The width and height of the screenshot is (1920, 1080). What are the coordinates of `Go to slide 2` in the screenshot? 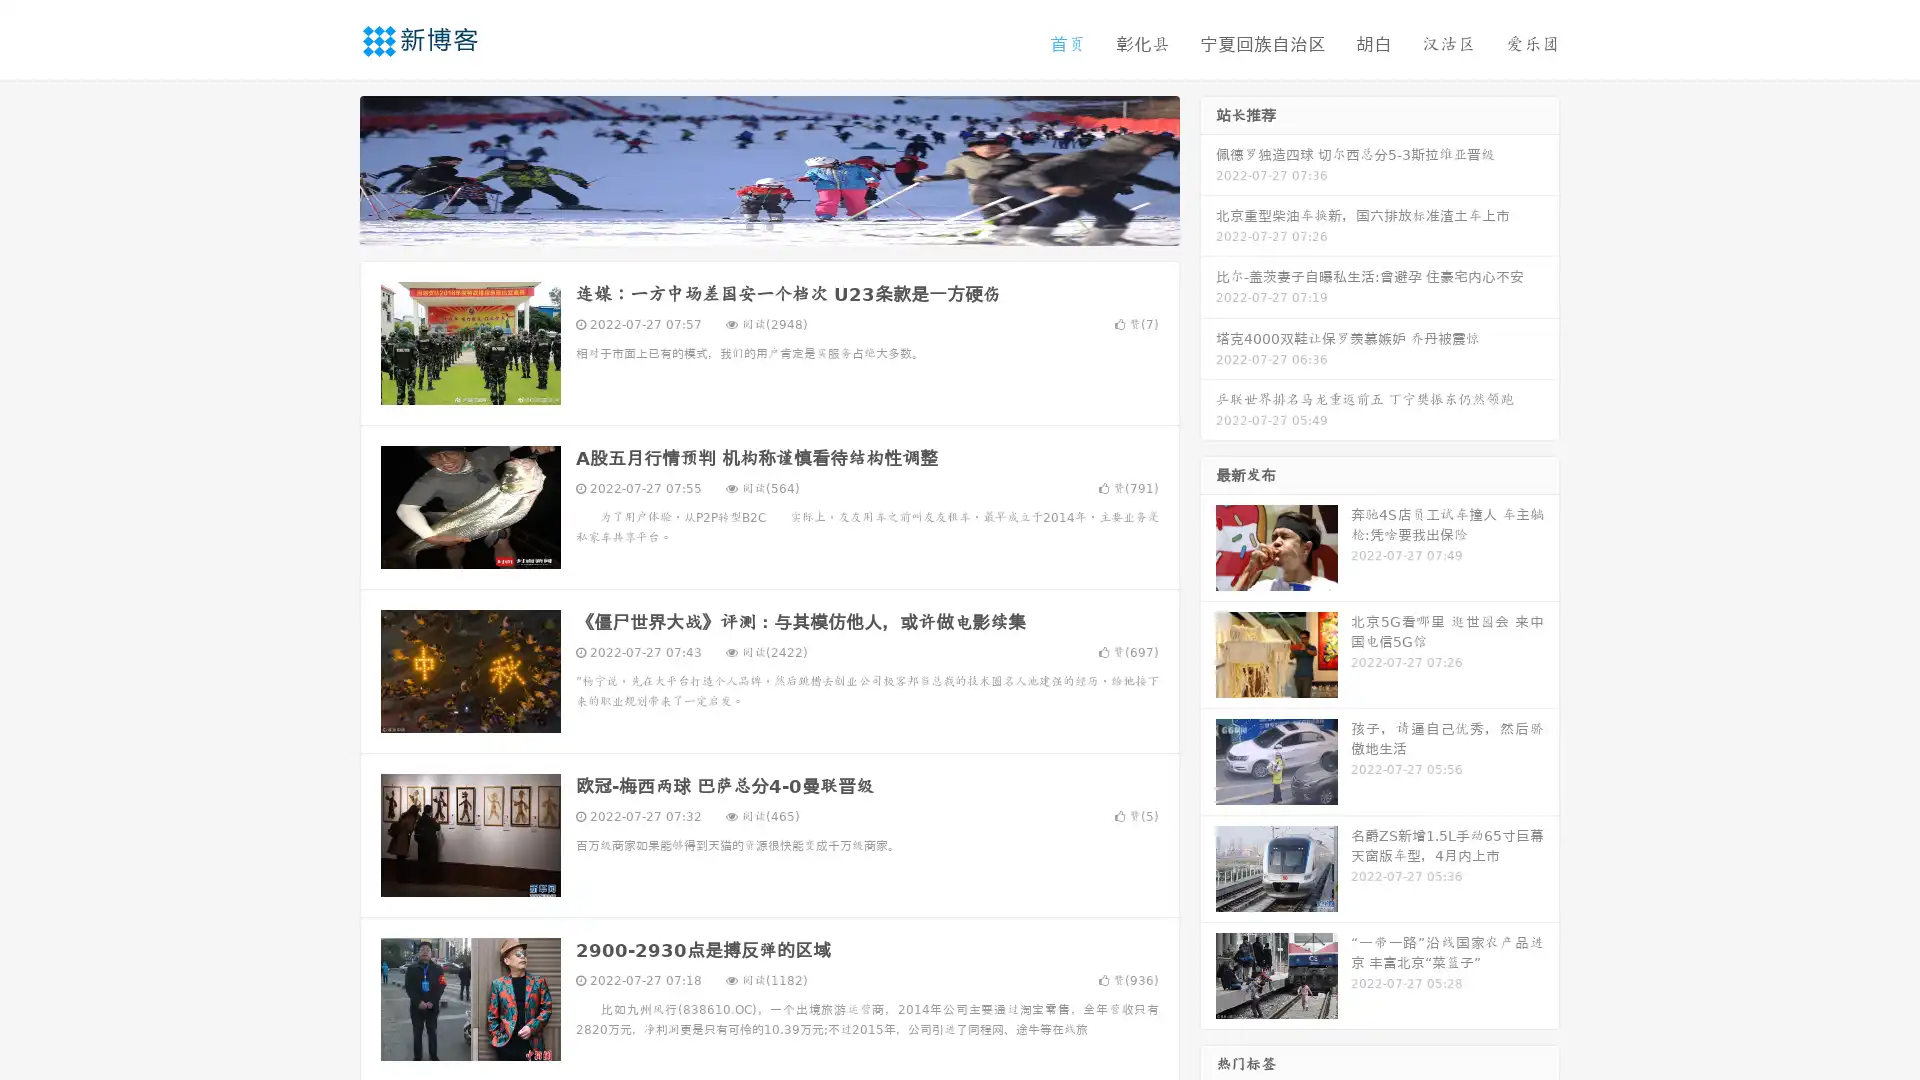 It's located at (768, 225).